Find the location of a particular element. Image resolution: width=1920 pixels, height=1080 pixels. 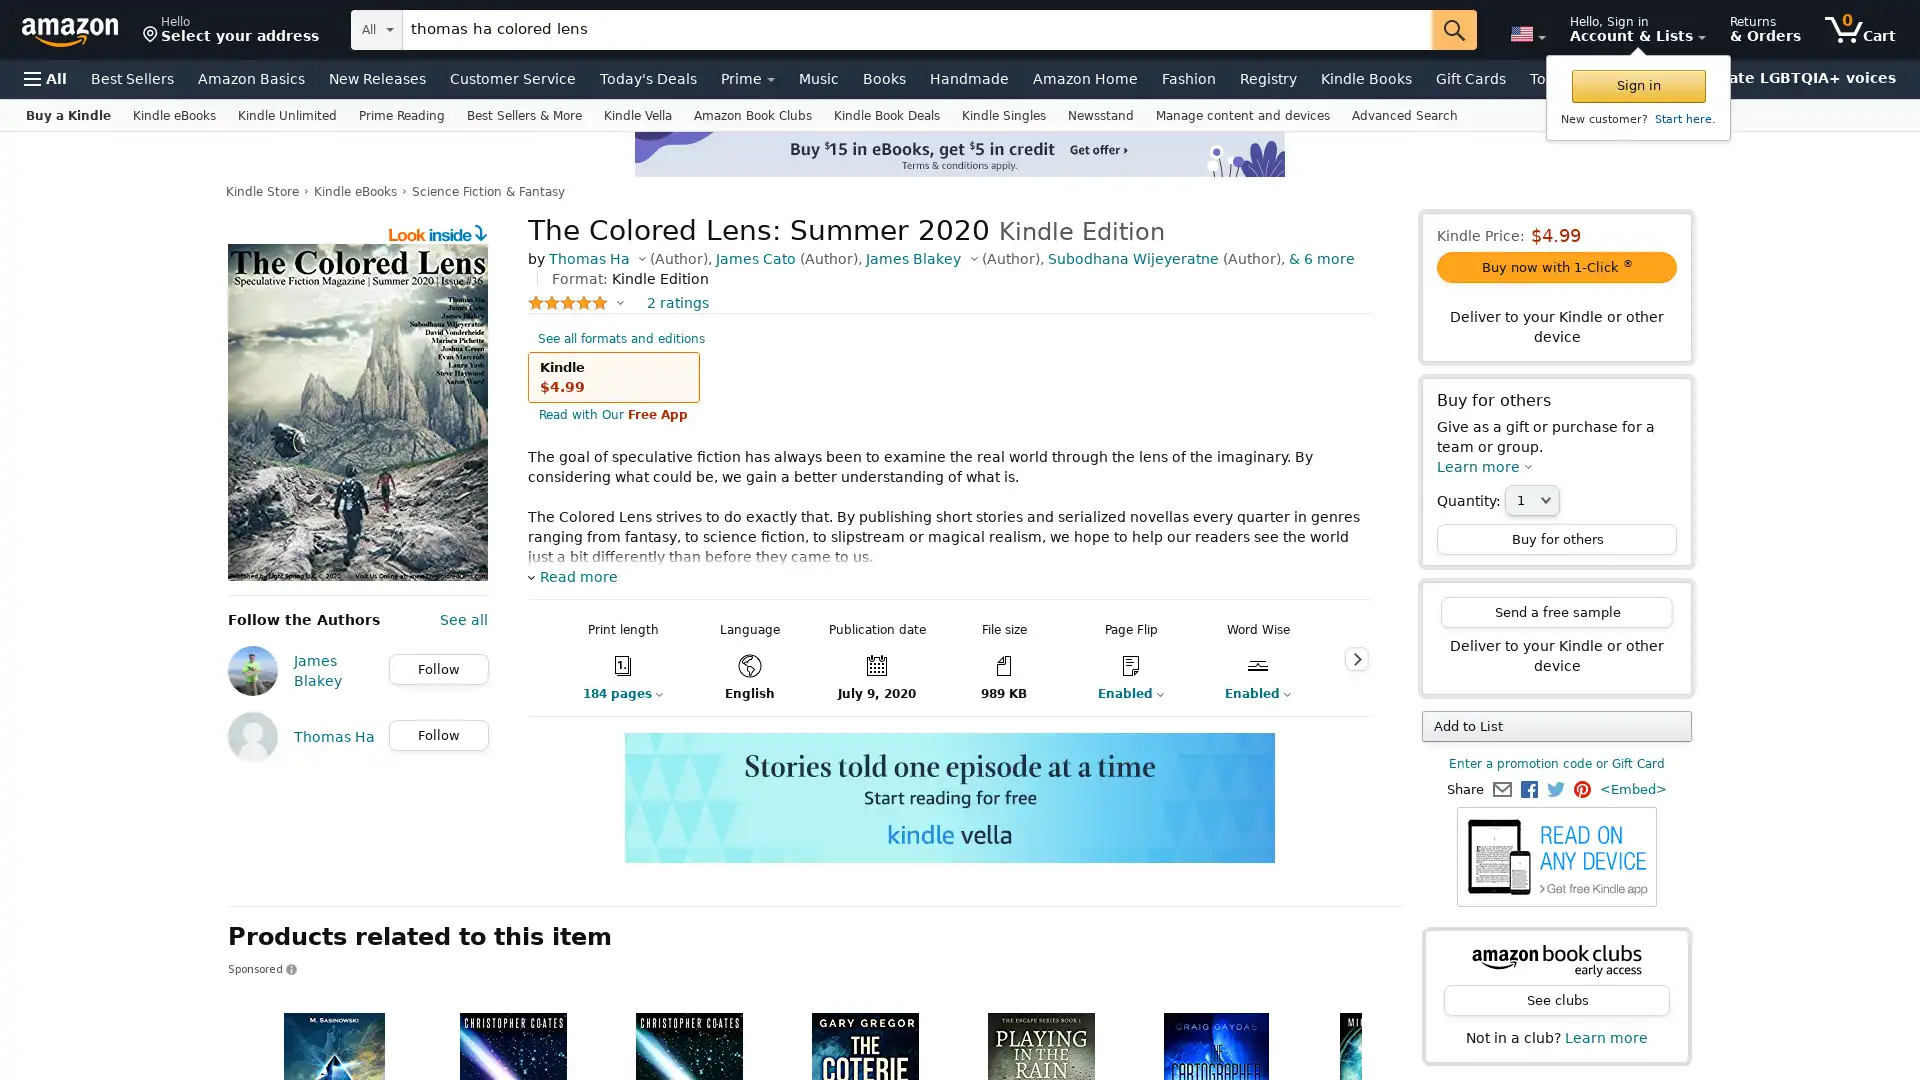

Open Menu is located at coordinates (45, 77).